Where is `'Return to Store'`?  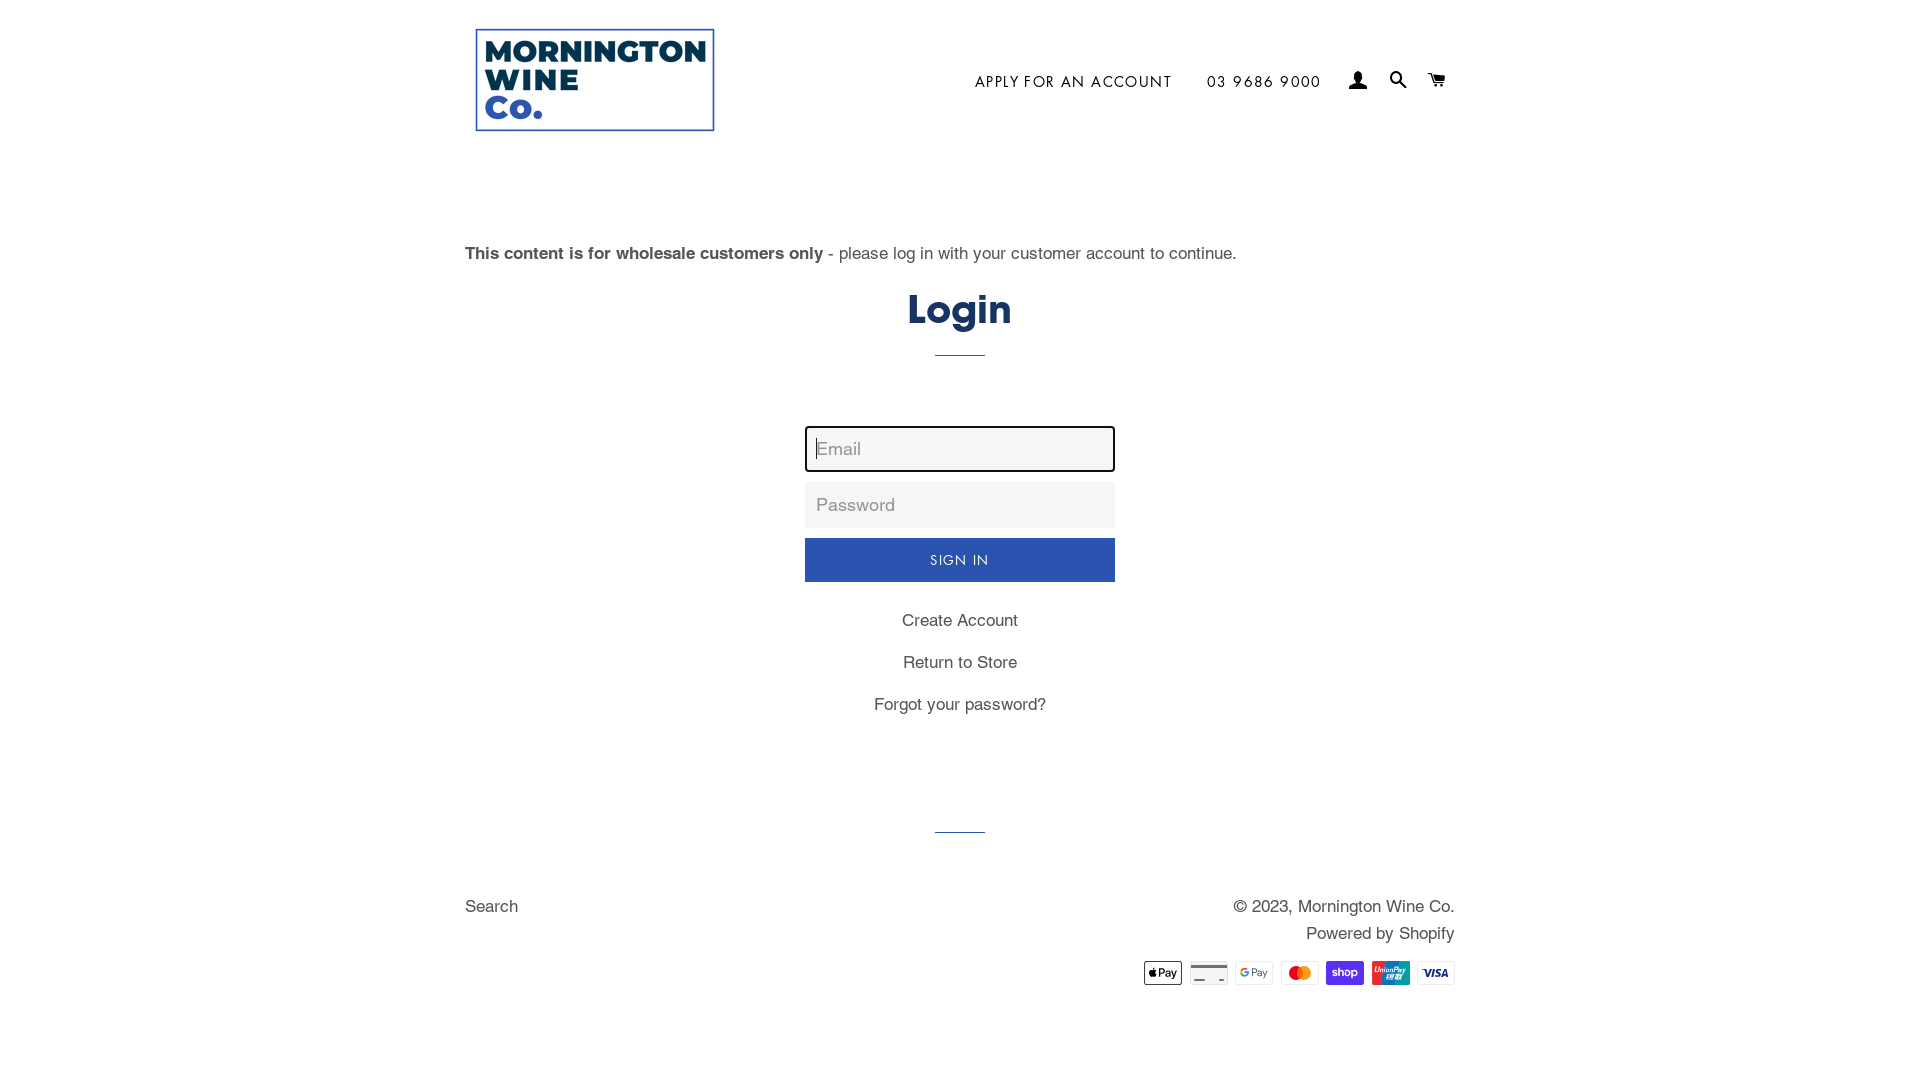 'Return to Store' is located at coordinates (901, 662).